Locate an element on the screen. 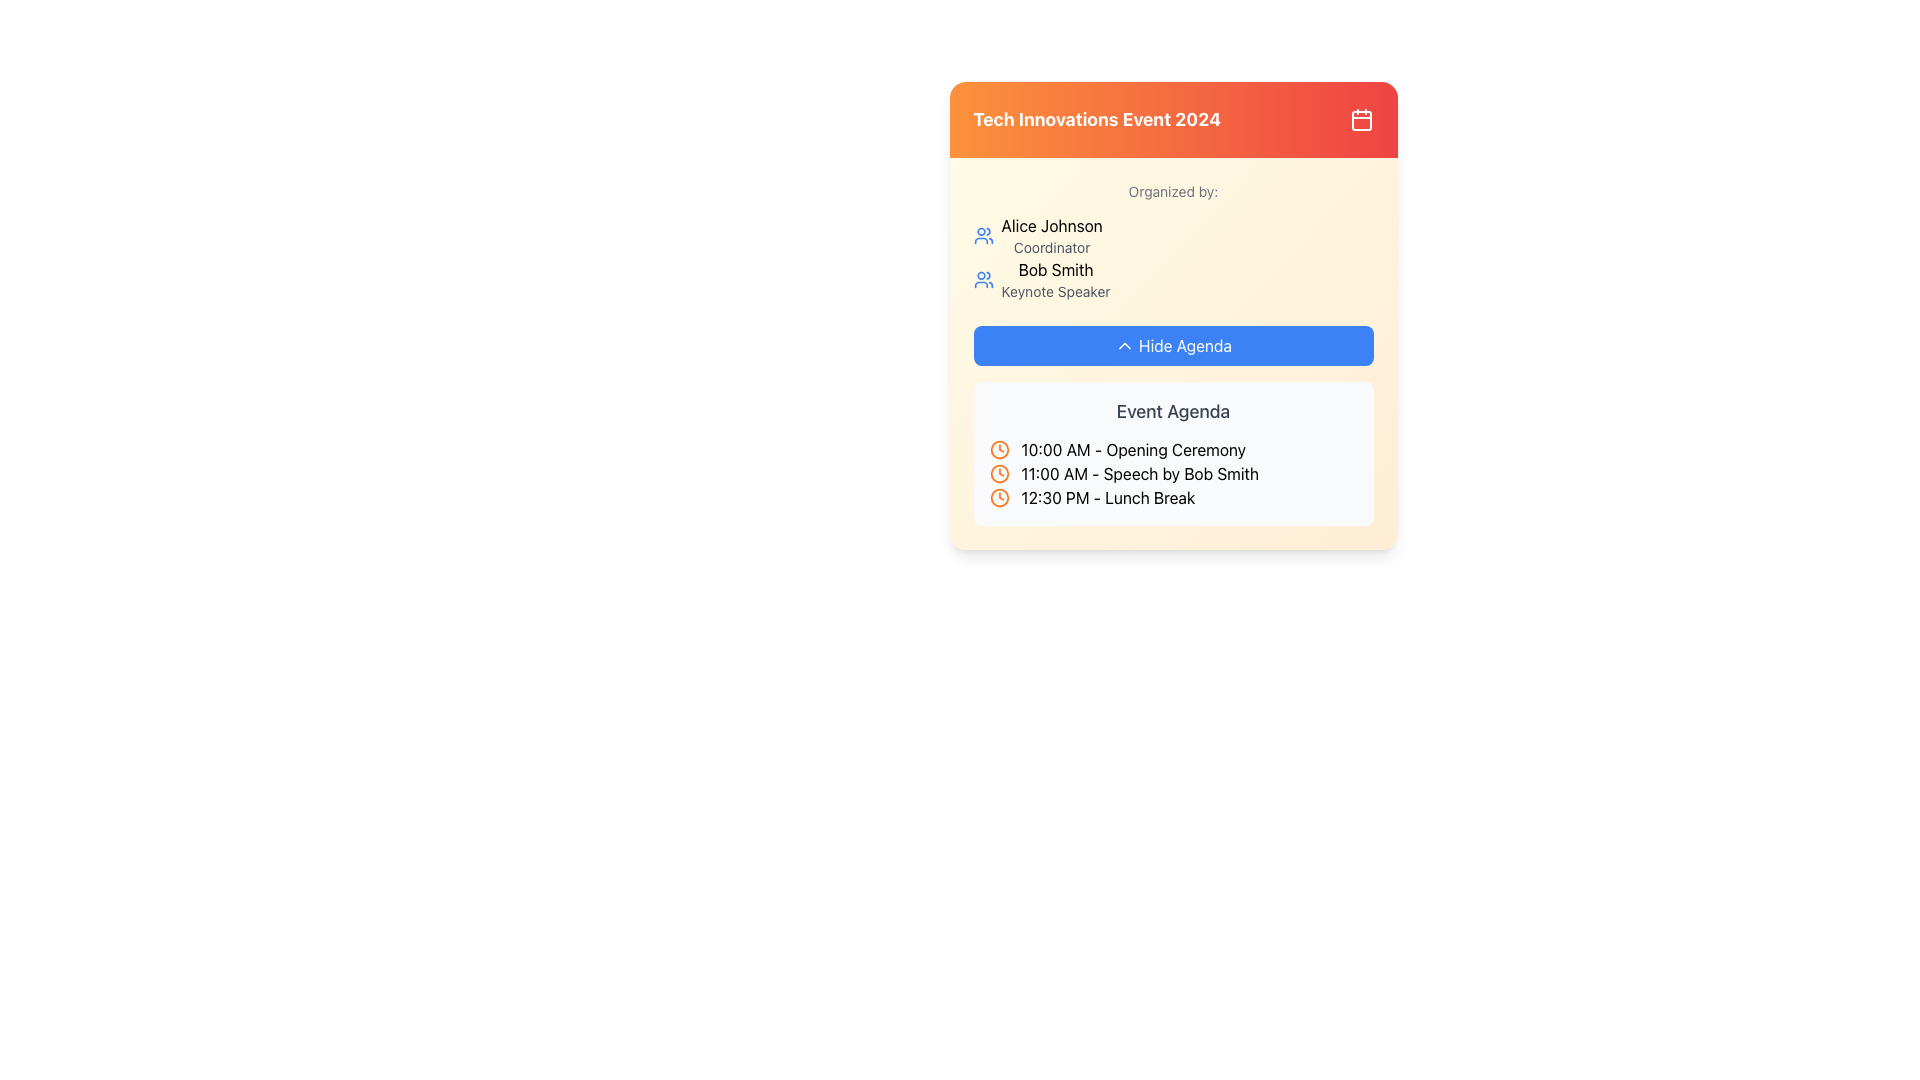 The height and width of the screenshot is (1080, 1920). the decorative red rectangle within the calendar icon located in the top-right corner of the header bar is located at coordinates (1360, 120).